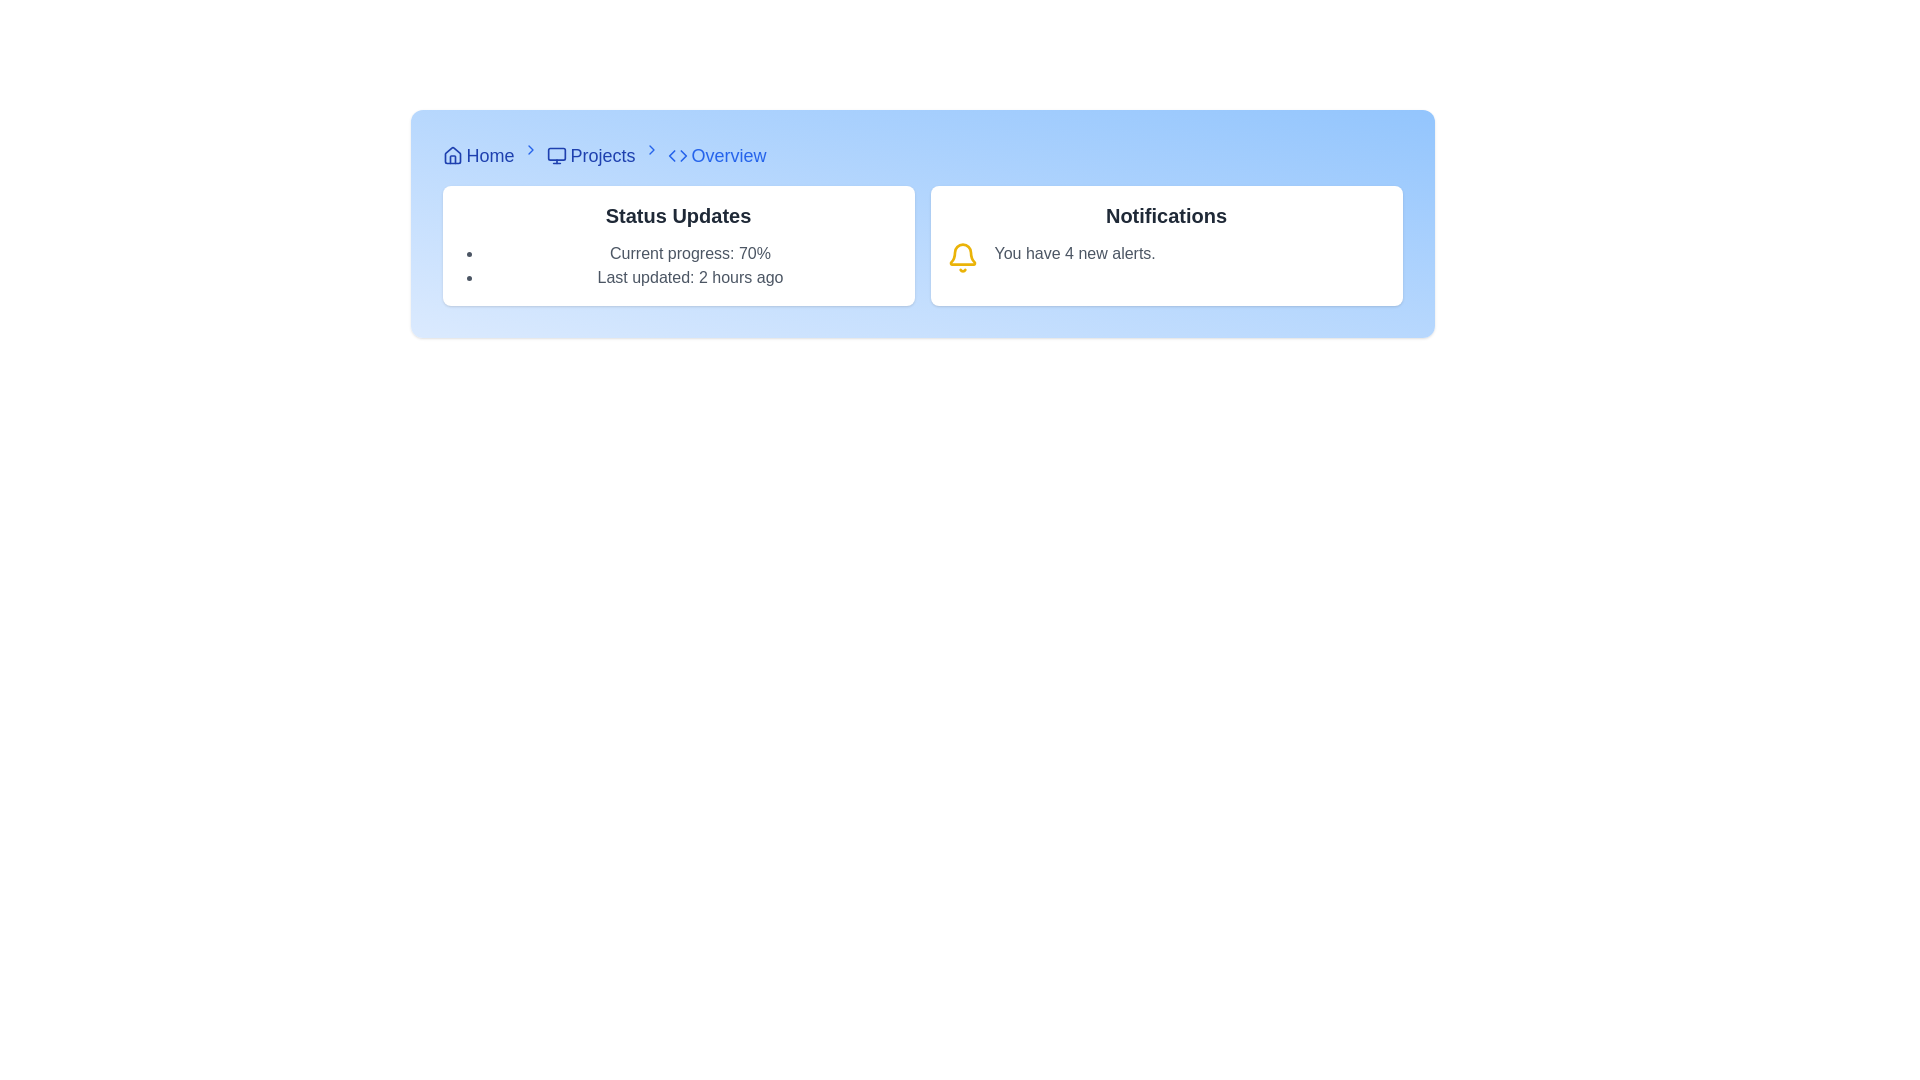  Describe the element at coordinates (683, 154) in the screenshot. I see `the right-pointing arrowhead SVG element that serves as a separator in the breadcrumb navigation system` at that location.